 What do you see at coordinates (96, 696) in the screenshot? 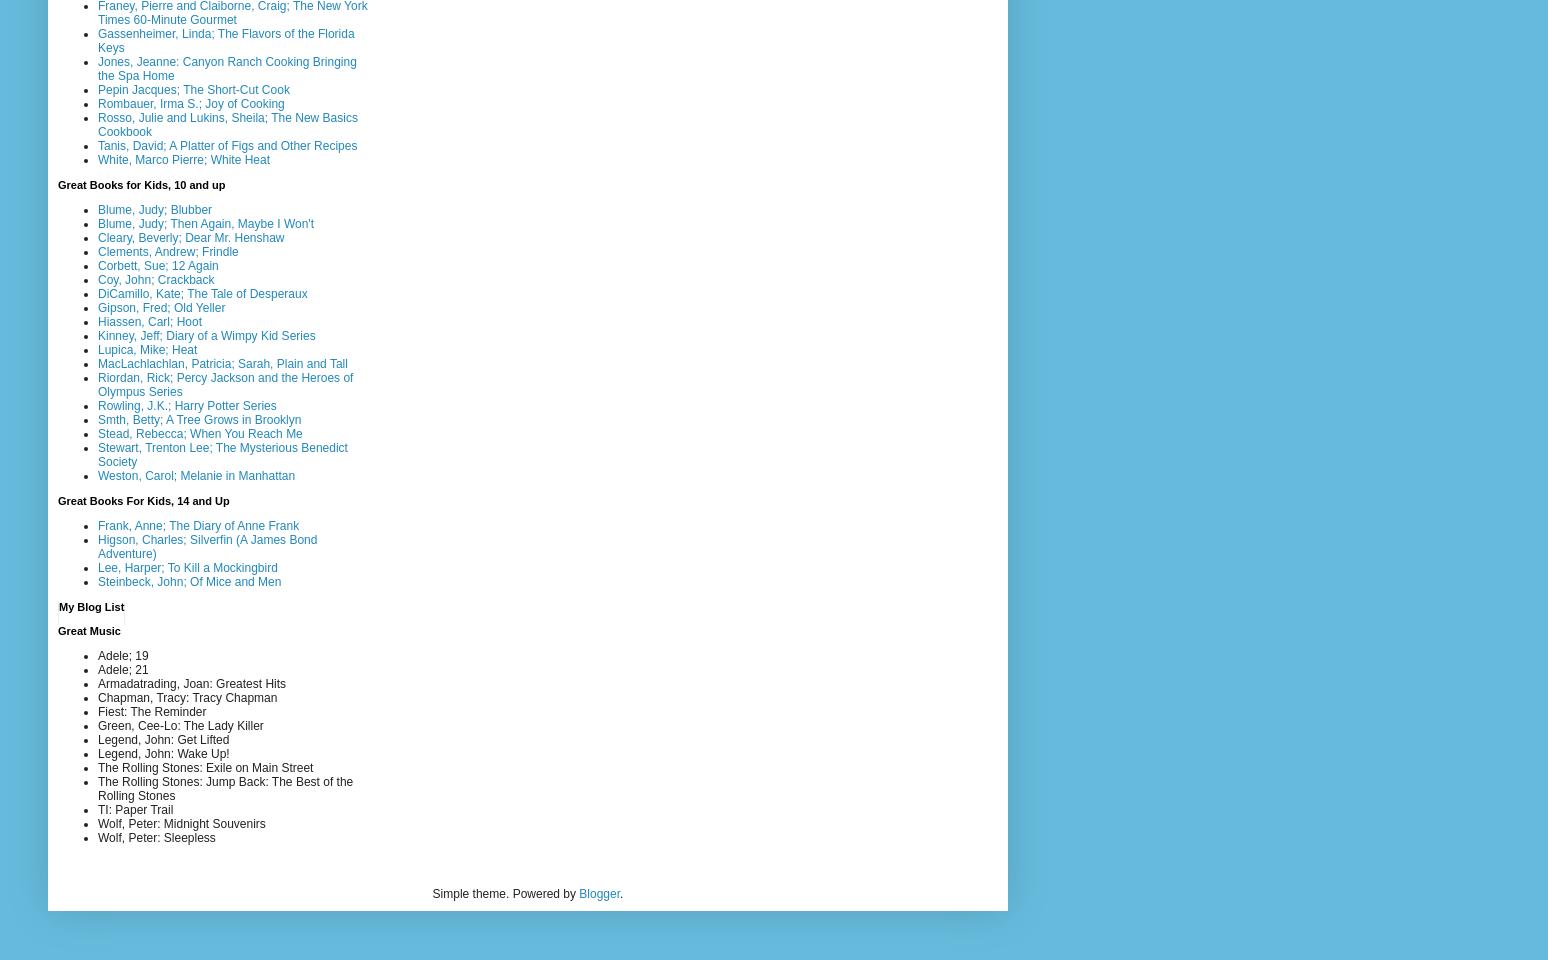
I see `'Chapman, Tracy: Tracy Chapman'` at bounding box center [96, 696].